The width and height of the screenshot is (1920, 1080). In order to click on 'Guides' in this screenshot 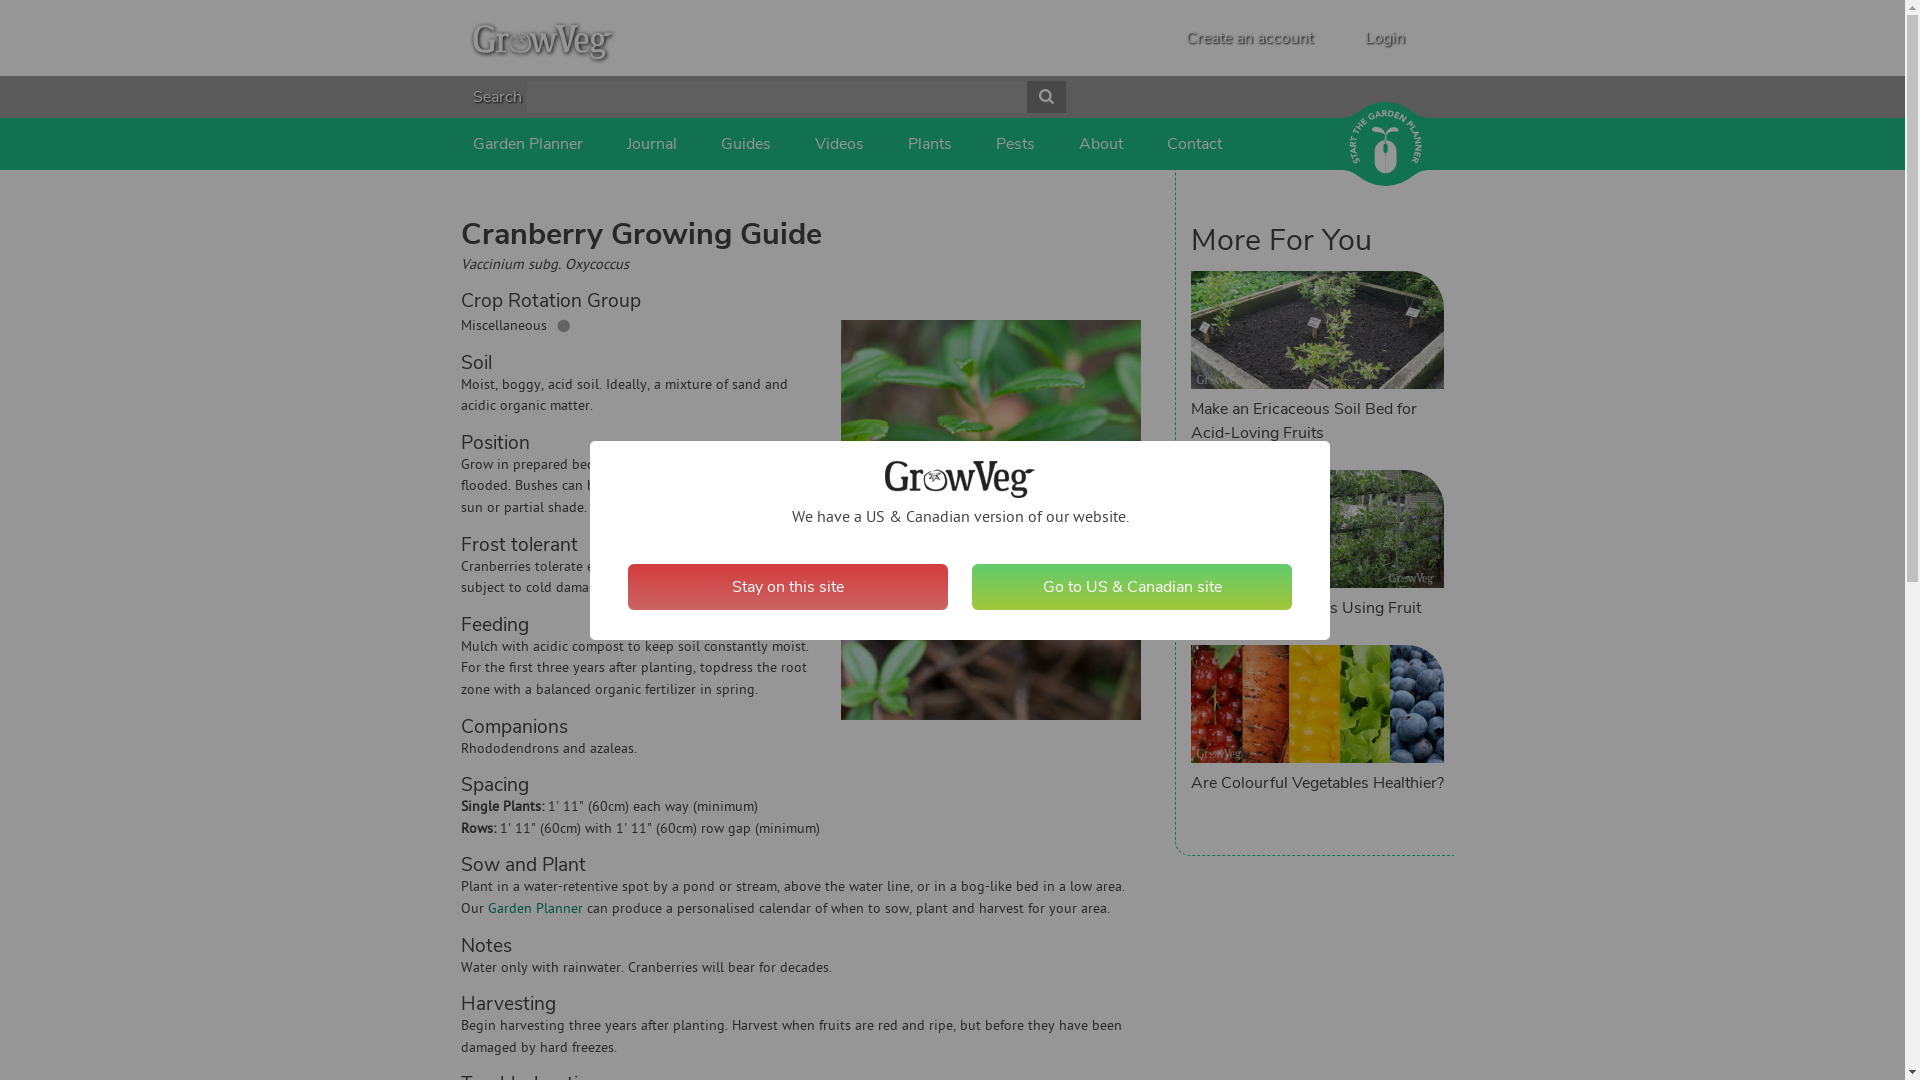, I will do `click(743, 142)`.